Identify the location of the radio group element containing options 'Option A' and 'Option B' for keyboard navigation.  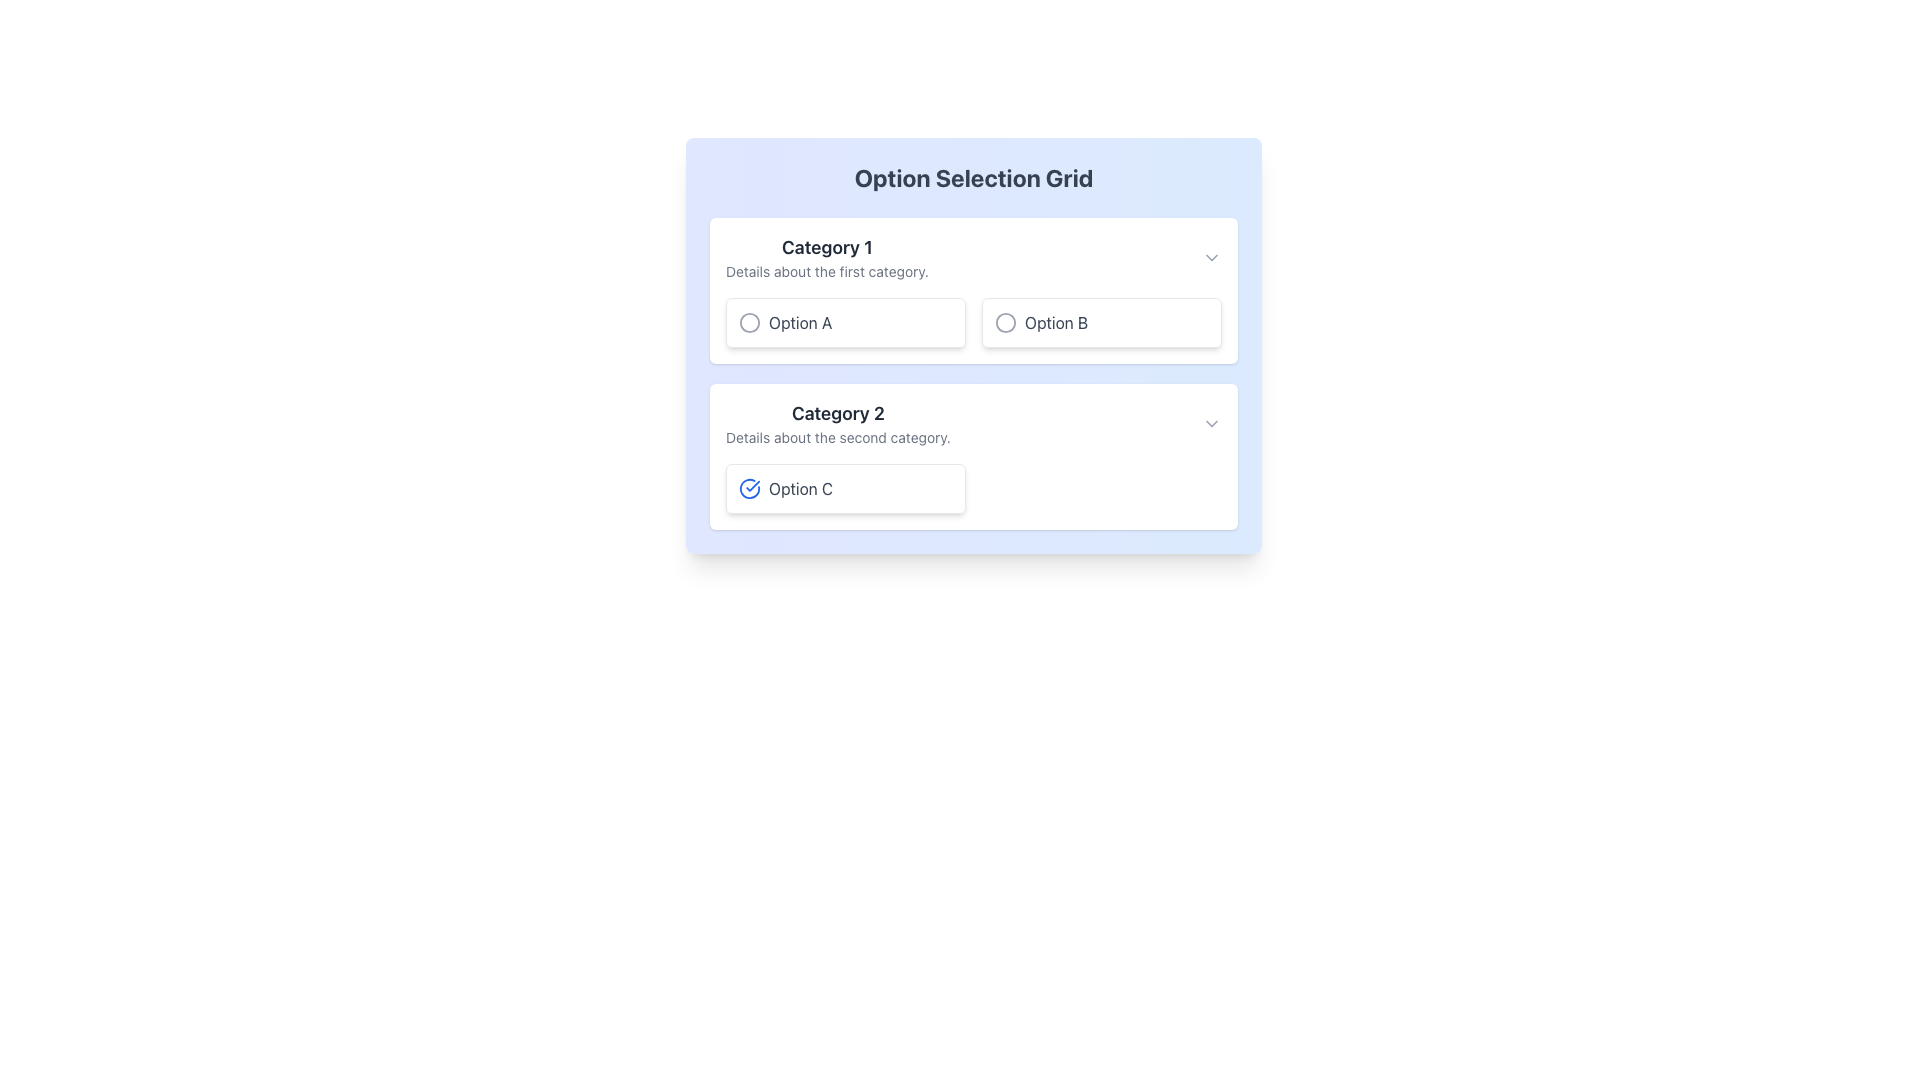
(974, 322).